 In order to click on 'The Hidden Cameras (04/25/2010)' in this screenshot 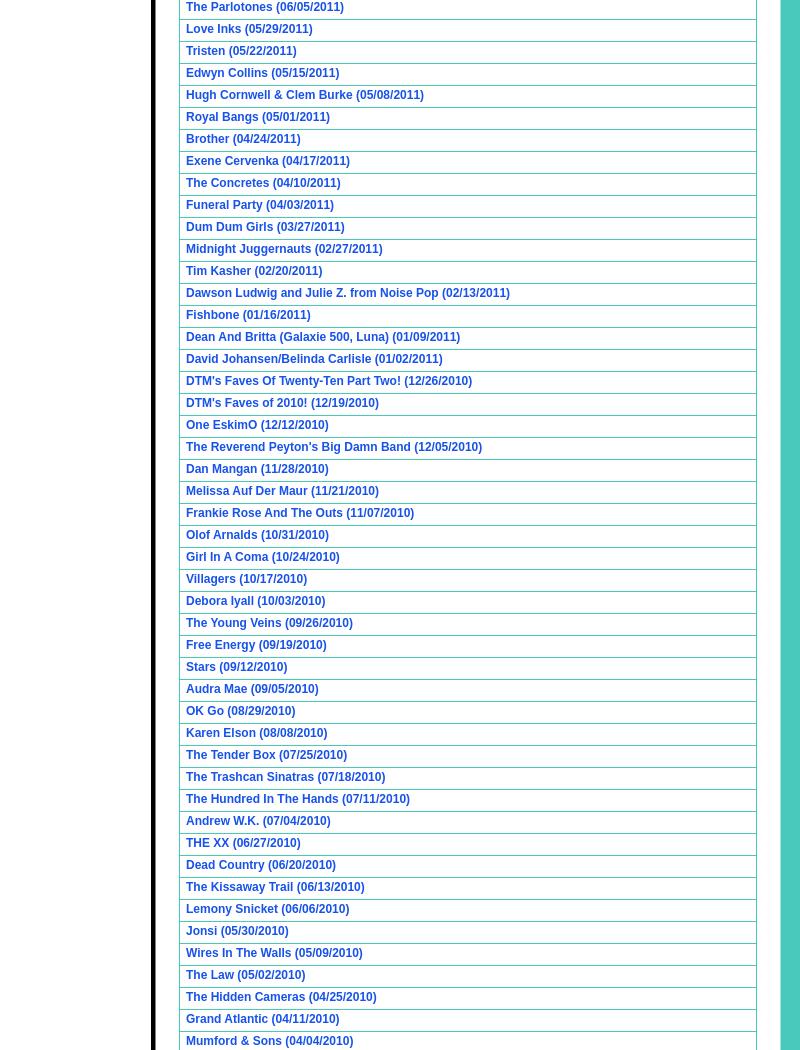, I will do `click(185, 996)`.